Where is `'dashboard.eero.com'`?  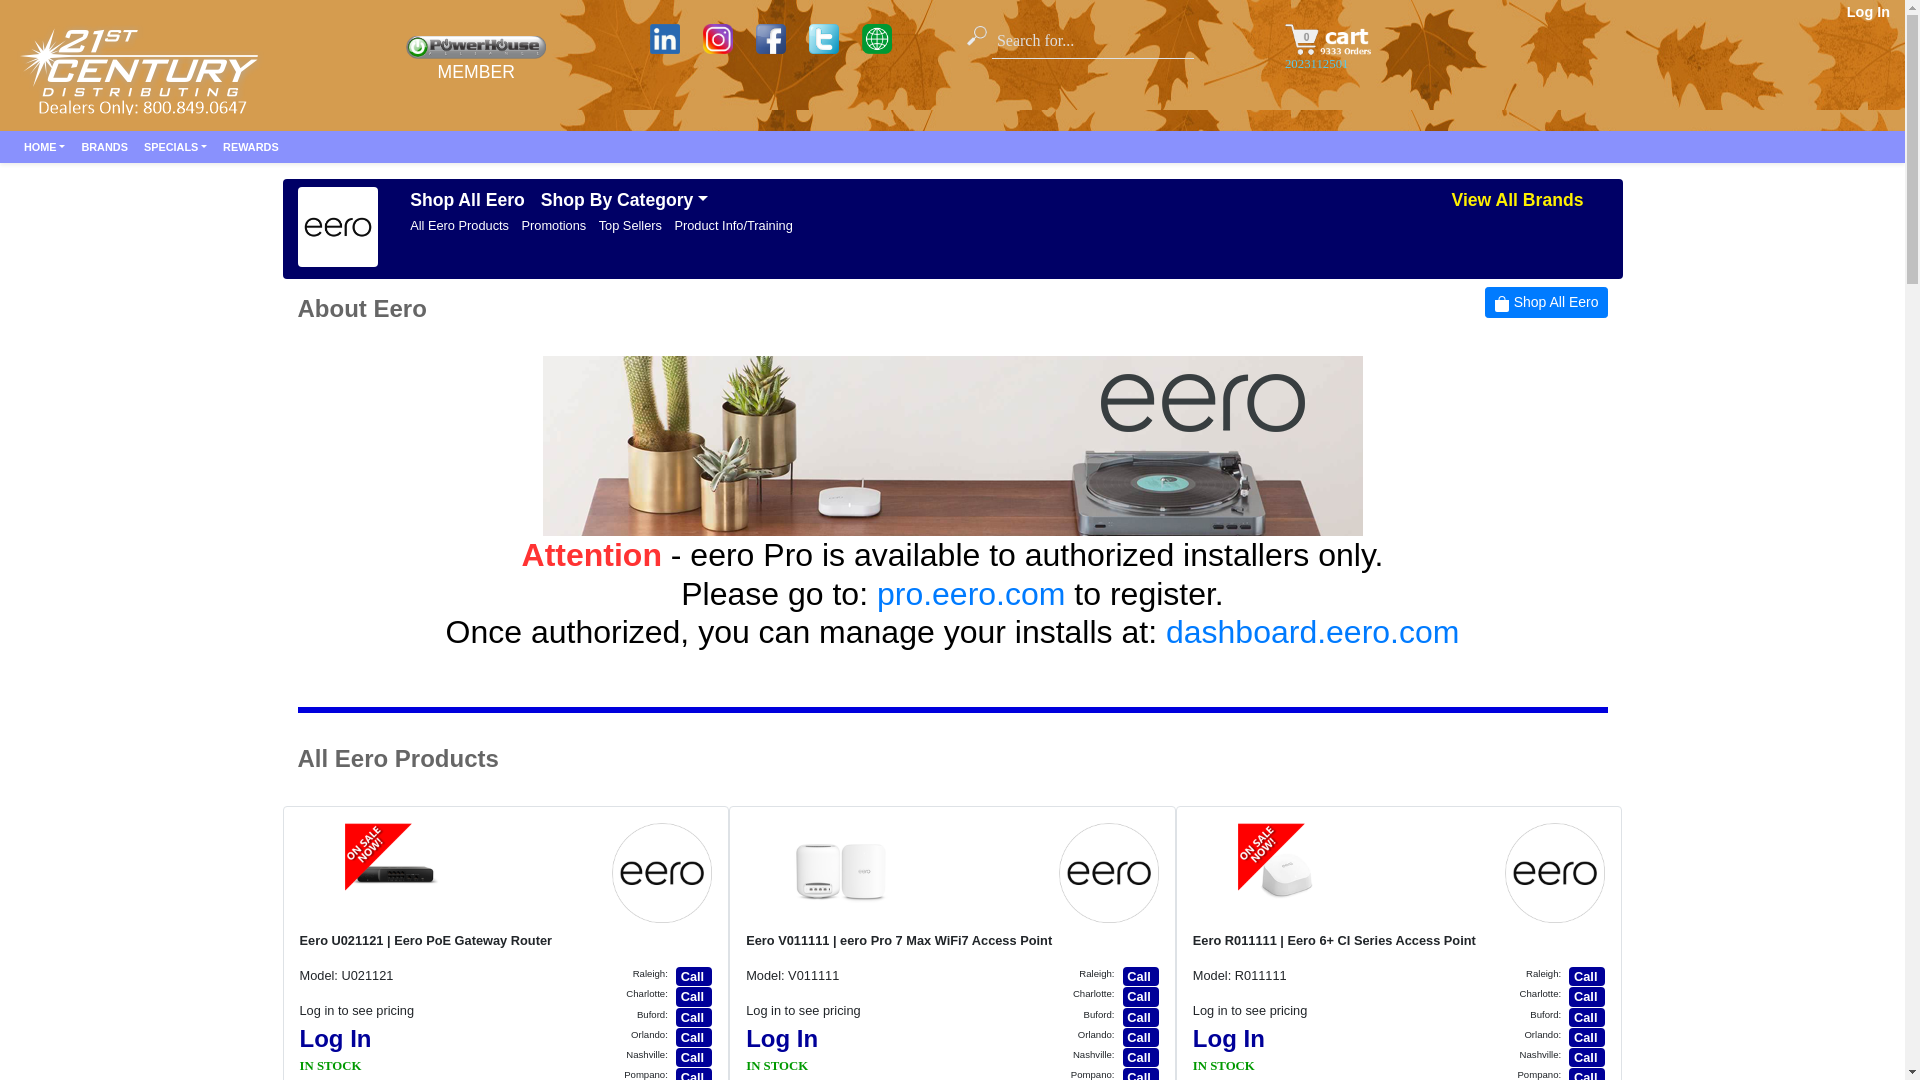
'dashboard.eero.com' is located at coordinates (1166, 632).